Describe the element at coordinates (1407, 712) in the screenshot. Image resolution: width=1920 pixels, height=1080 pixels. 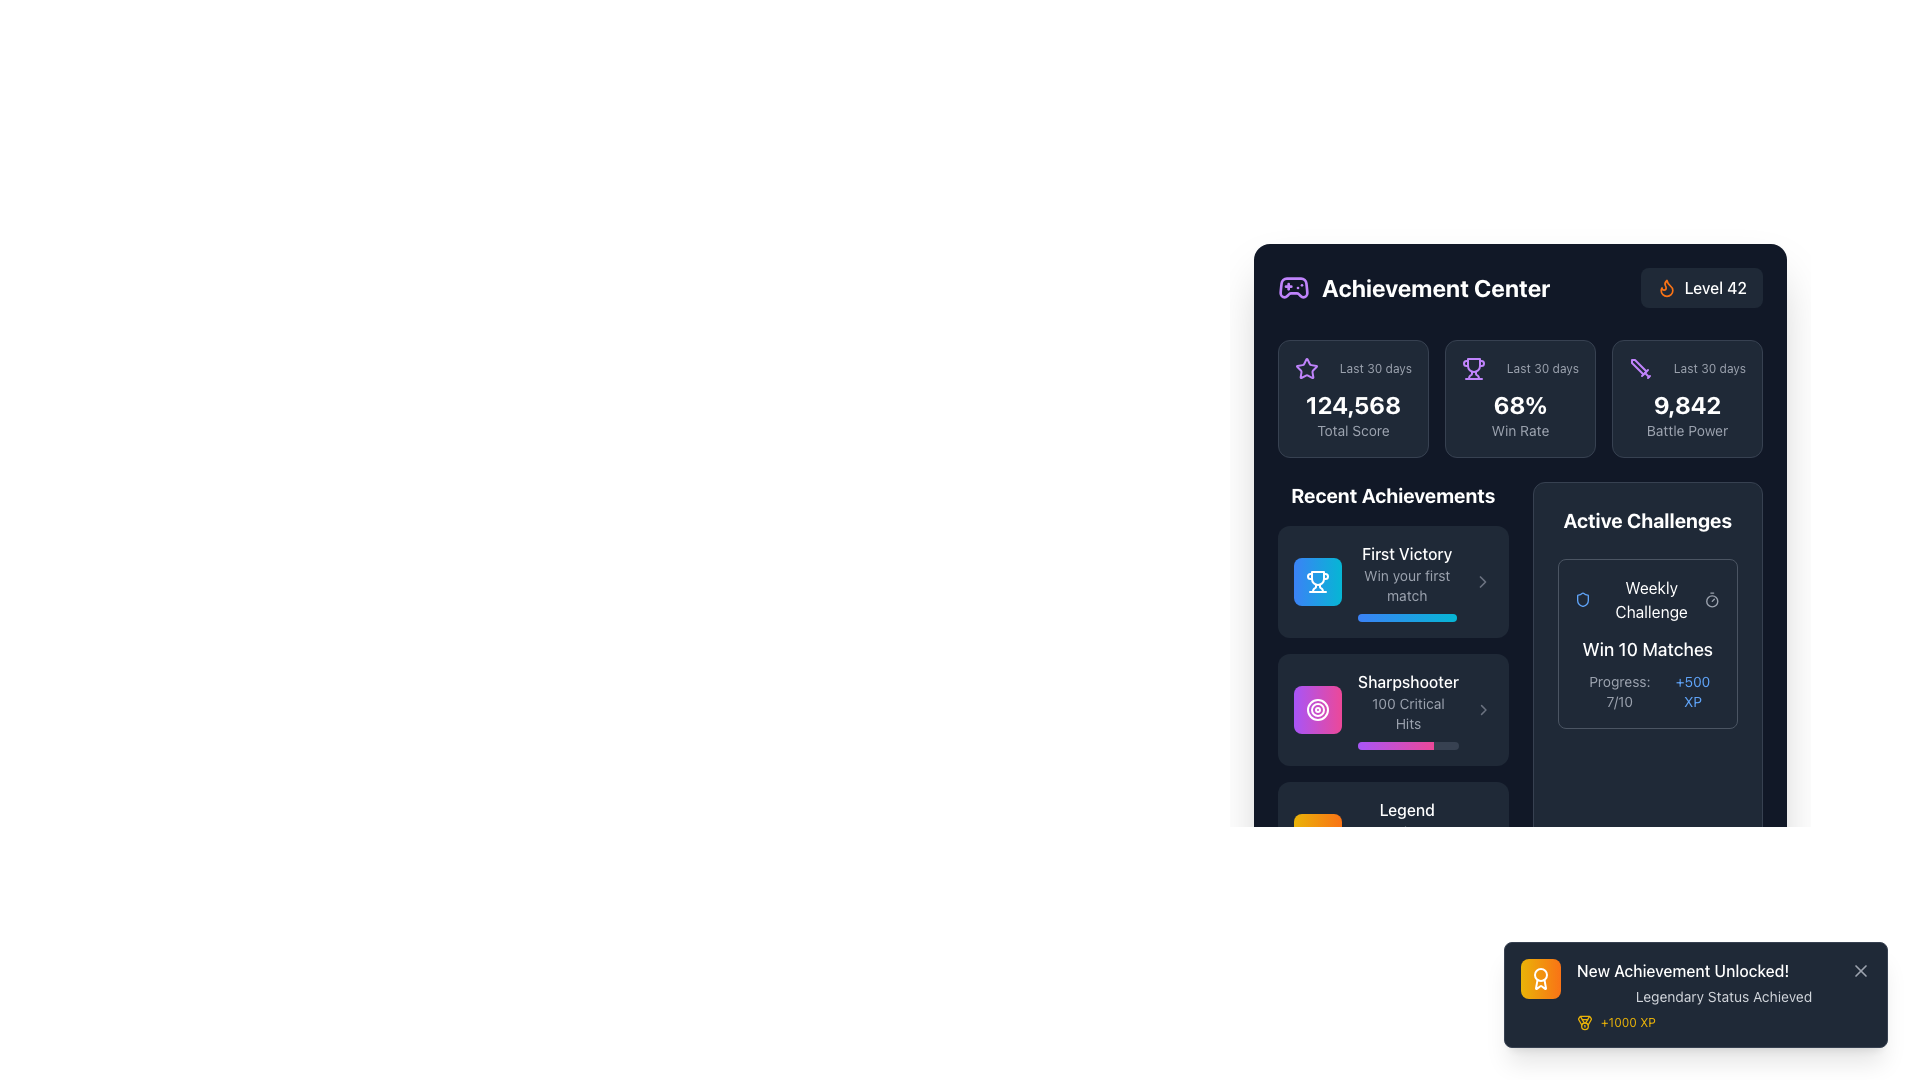
I see `the Text Display showing '100 Critical Hits' within the 'Recent Achievements' section, specifically under the 'Sharpshooter' title` at that location.